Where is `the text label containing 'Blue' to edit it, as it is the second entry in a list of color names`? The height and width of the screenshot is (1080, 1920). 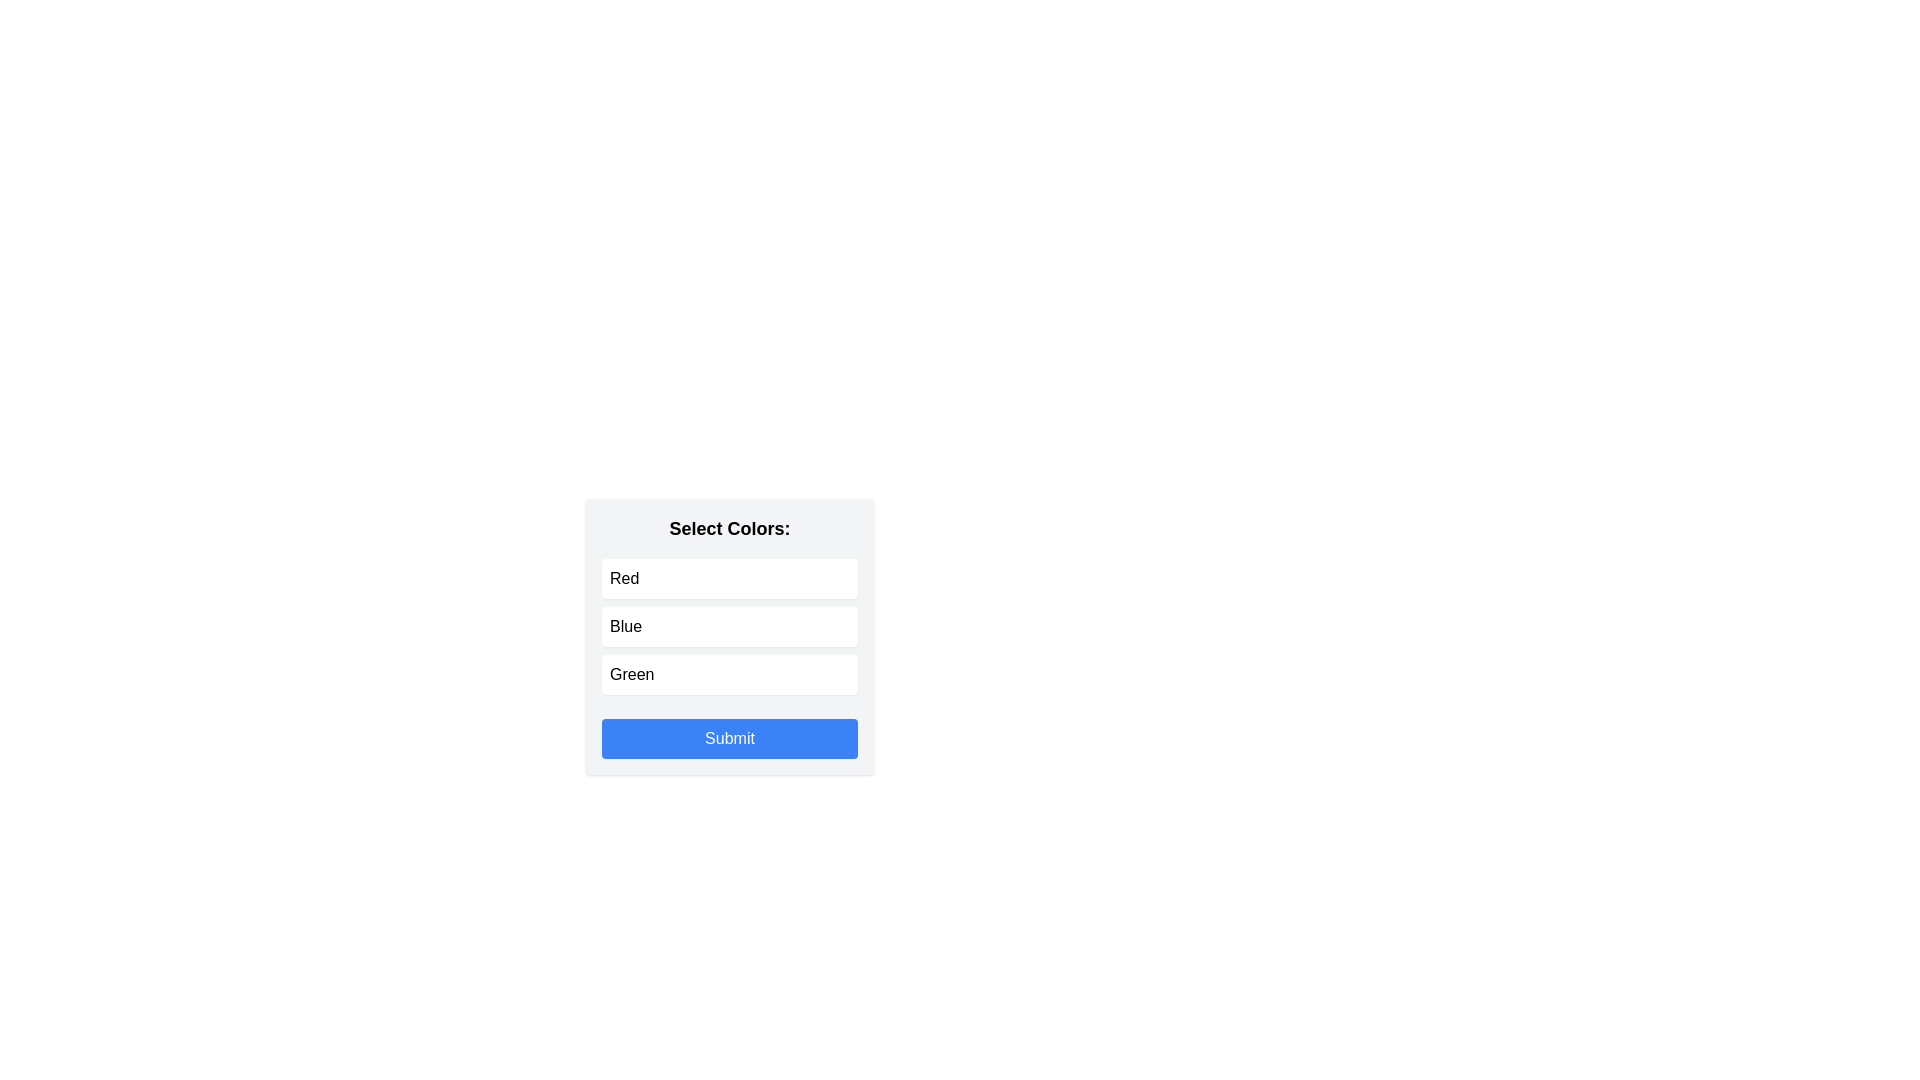 the text label containing 'Blue' to edit it, as it is the second entry in a list of color names is located at coordinates (624, 626).